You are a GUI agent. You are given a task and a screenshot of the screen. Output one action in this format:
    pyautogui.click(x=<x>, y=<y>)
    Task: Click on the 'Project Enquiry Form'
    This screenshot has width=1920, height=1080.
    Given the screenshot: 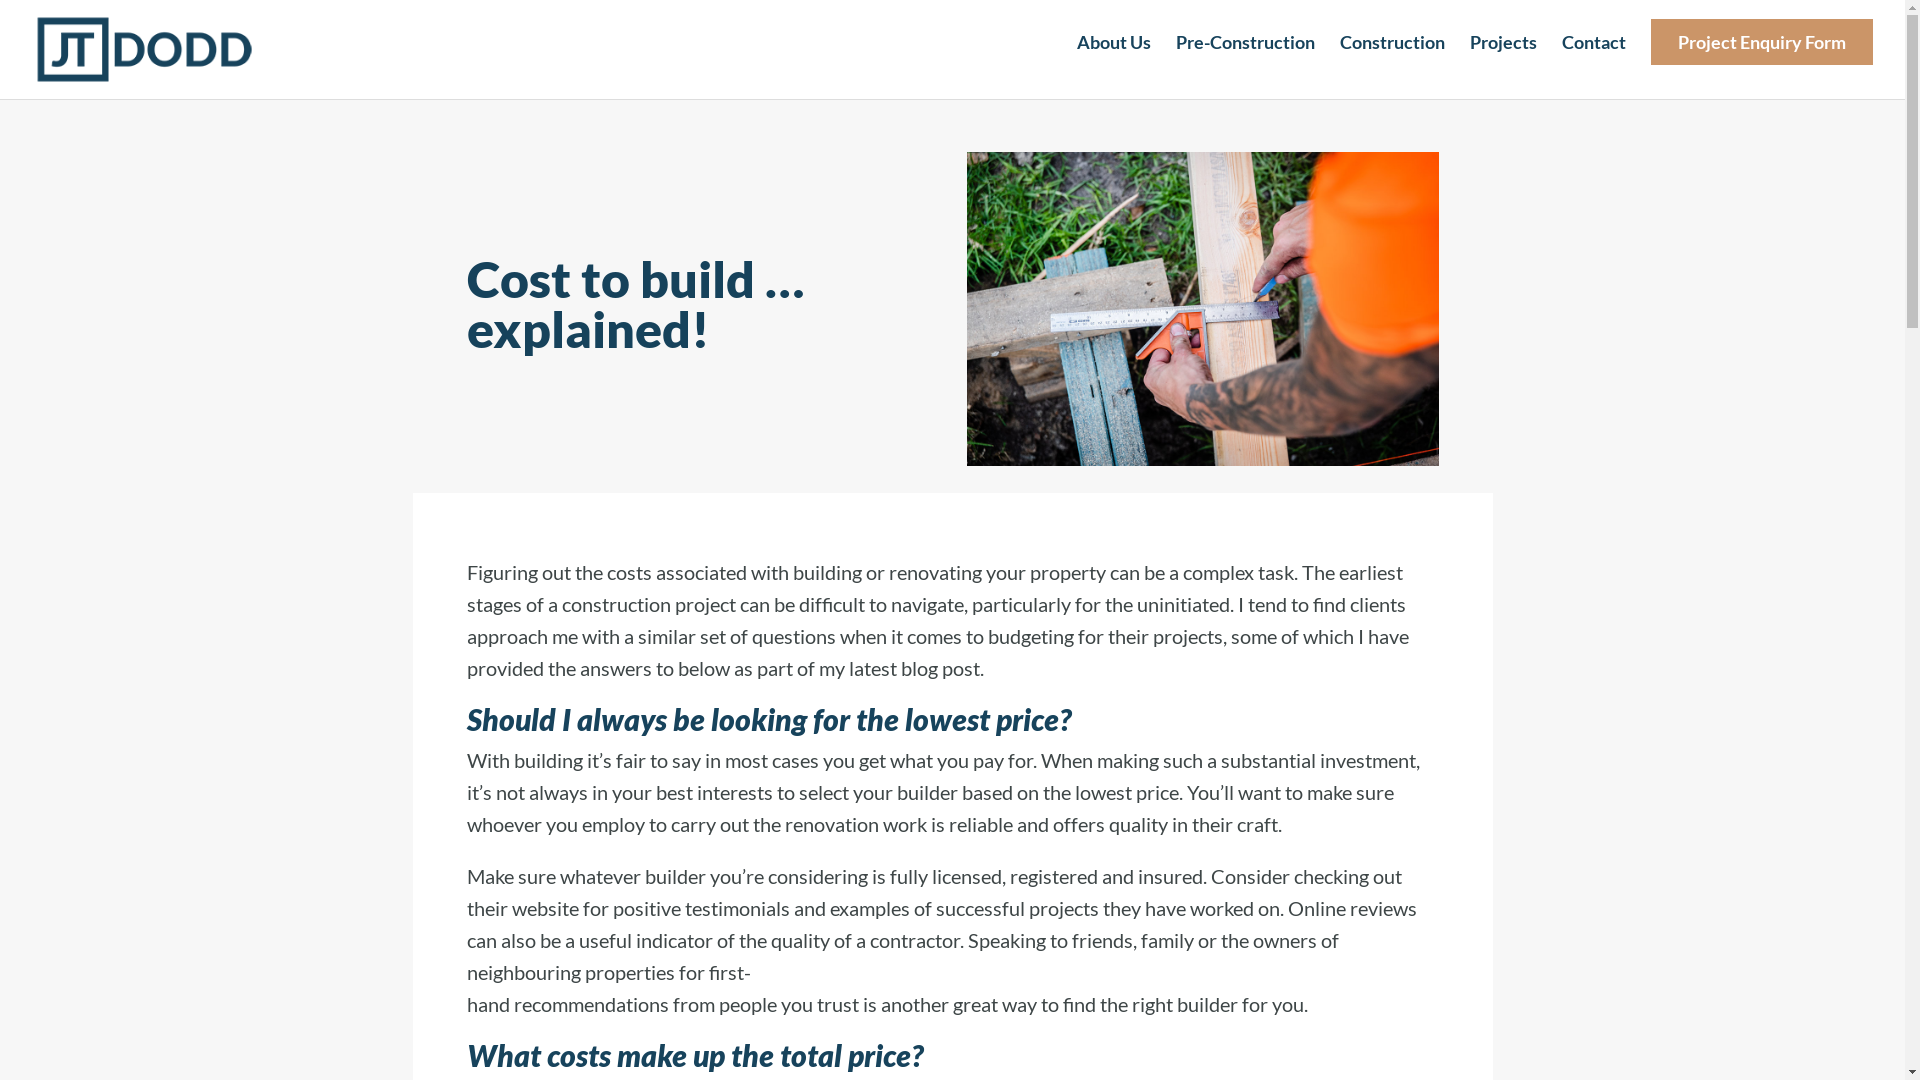 What is the action you would take?
    pyautogui.click(x=1651, y=58)
    